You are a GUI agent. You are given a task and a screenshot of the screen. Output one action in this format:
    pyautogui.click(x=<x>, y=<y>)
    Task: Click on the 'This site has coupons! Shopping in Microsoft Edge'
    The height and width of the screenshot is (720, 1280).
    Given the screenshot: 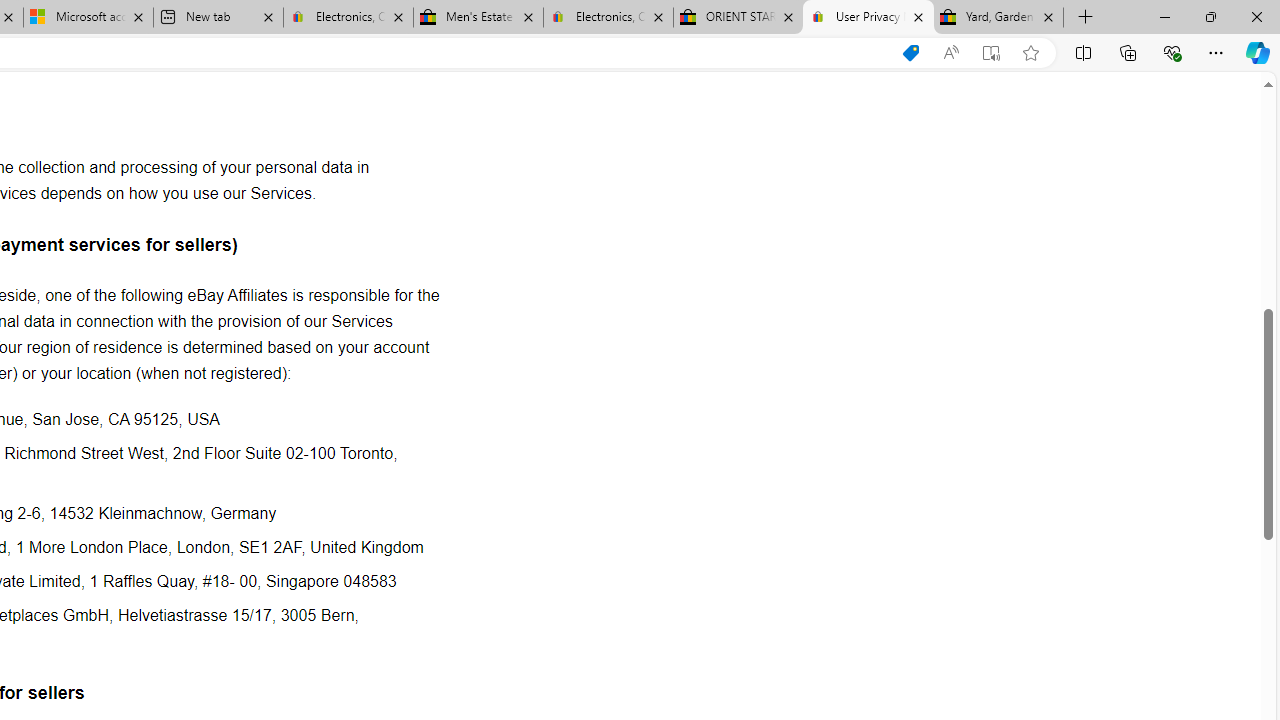 What is the action you would take?
    pyautogui.click(x=909, y=52)
    